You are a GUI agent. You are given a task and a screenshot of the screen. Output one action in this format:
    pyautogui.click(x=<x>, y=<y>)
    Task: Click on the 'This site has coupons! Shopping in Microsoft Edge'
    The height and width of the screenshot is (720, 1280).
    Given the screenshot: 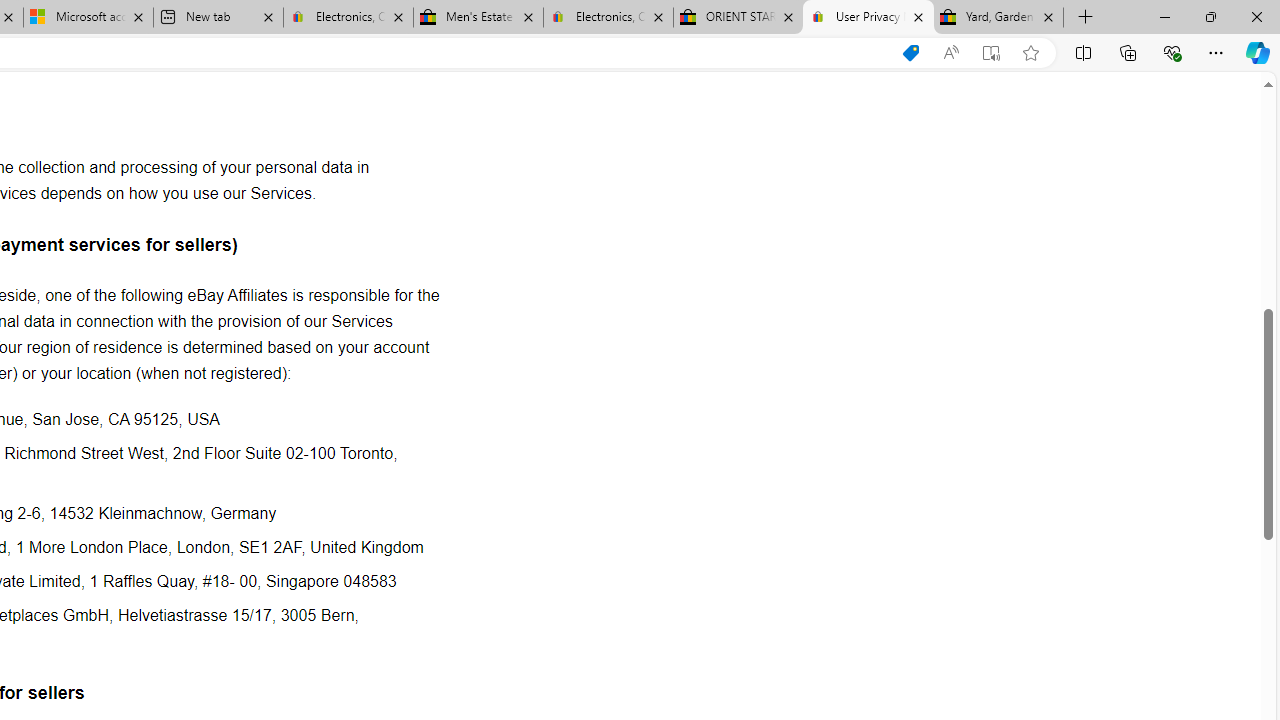 What is the action you would take?
    pyautogui.click(x=909, y=52)
    